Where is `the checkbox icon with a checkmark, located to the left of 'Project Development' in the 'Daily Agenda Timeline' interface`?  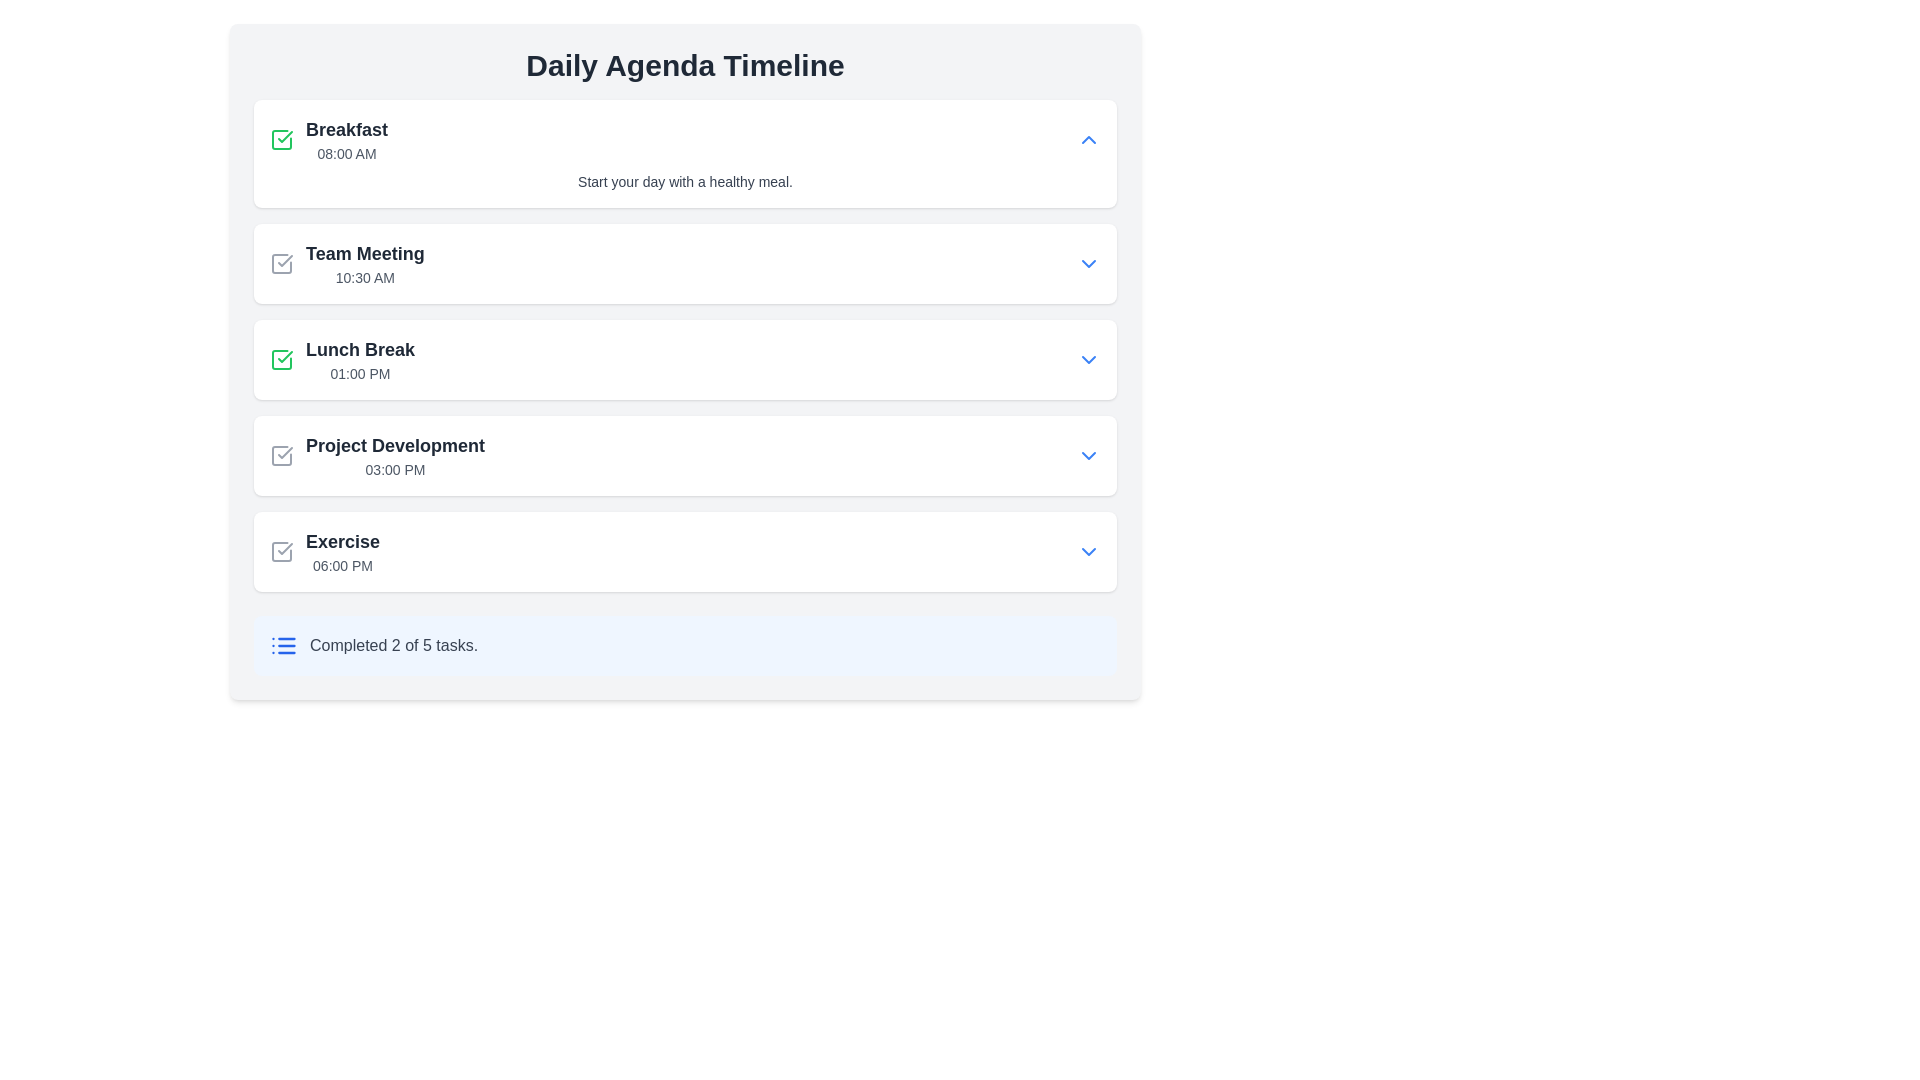
the checkbox icon with a checkmark, located to the left of 'Project Development' in the 'Daily Agenda Timeline' interface is located at coordinates (281, 455).